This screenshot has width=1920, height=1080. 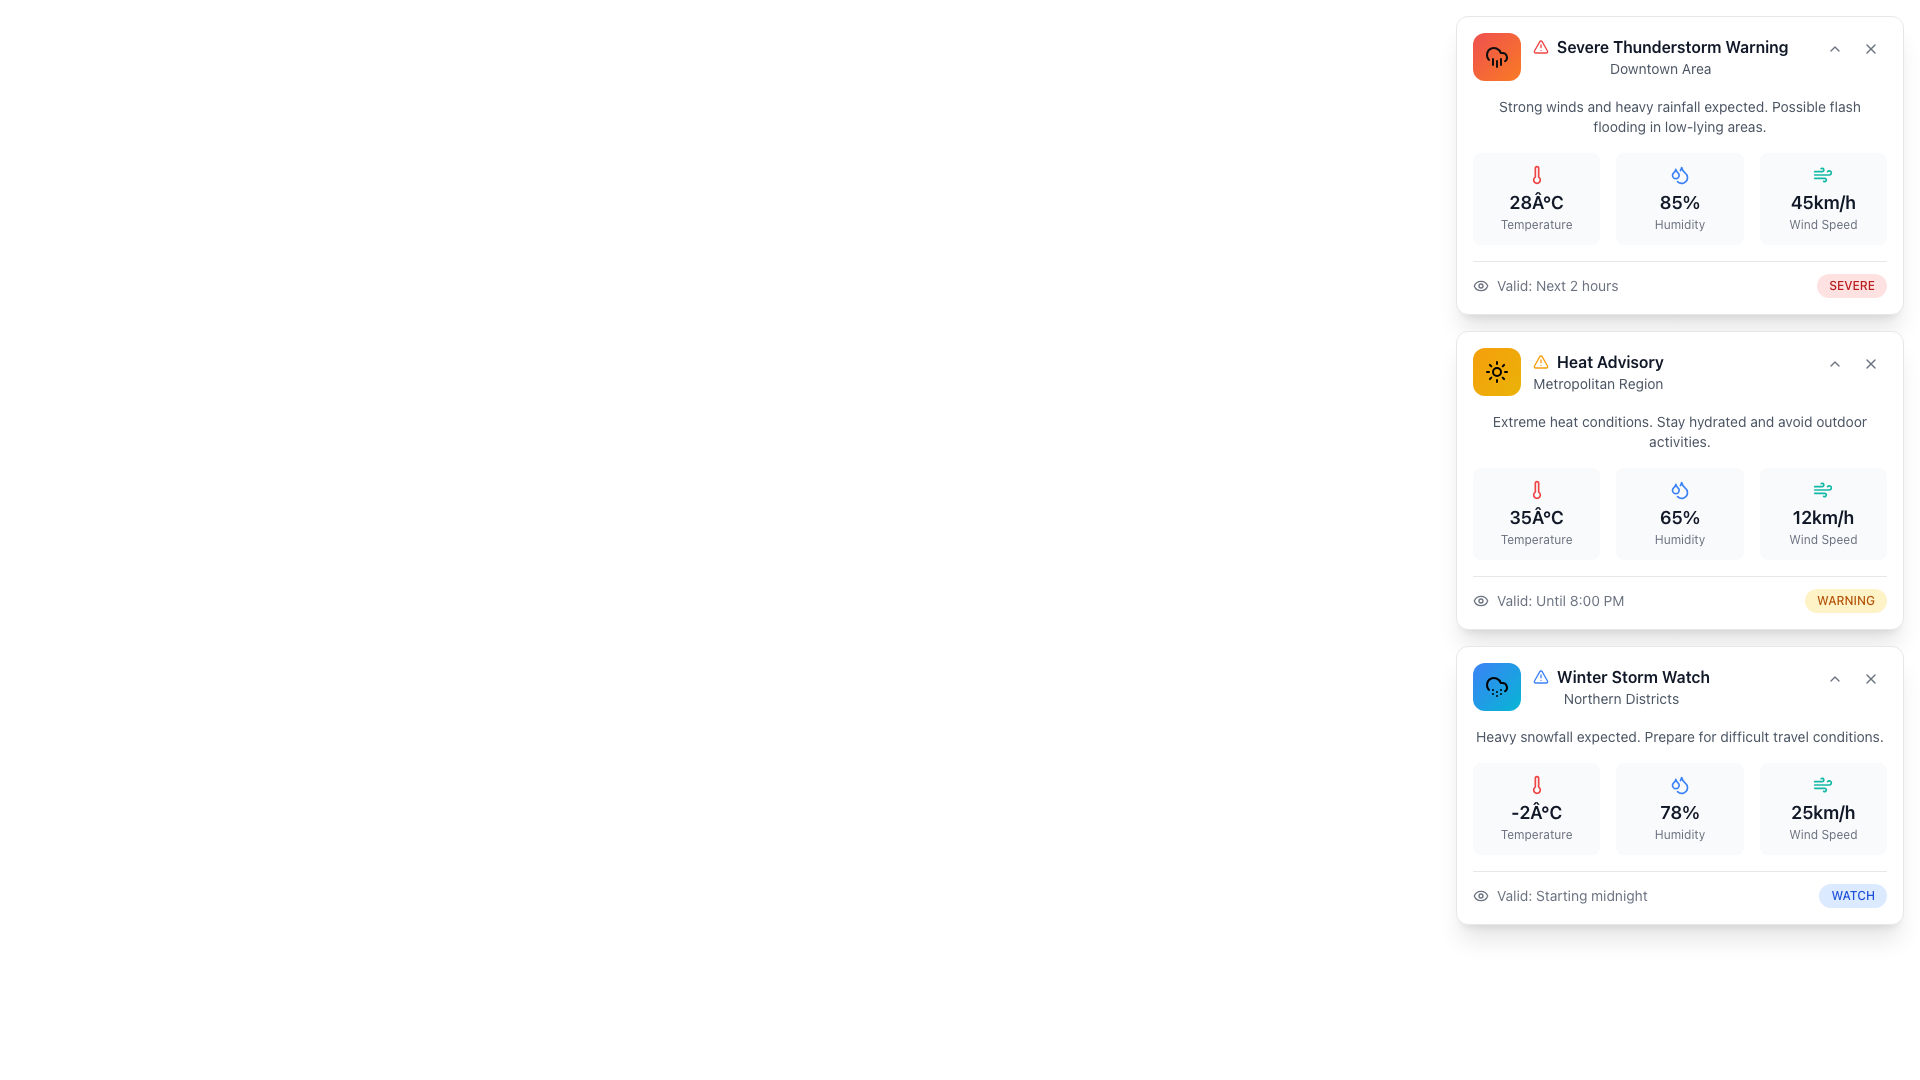 I want to click on 'Humidity' text label element located in the third card from the top in the right-aligned column of weather warnings, positioned below the '78%' text, so click(x=1680, y=834).